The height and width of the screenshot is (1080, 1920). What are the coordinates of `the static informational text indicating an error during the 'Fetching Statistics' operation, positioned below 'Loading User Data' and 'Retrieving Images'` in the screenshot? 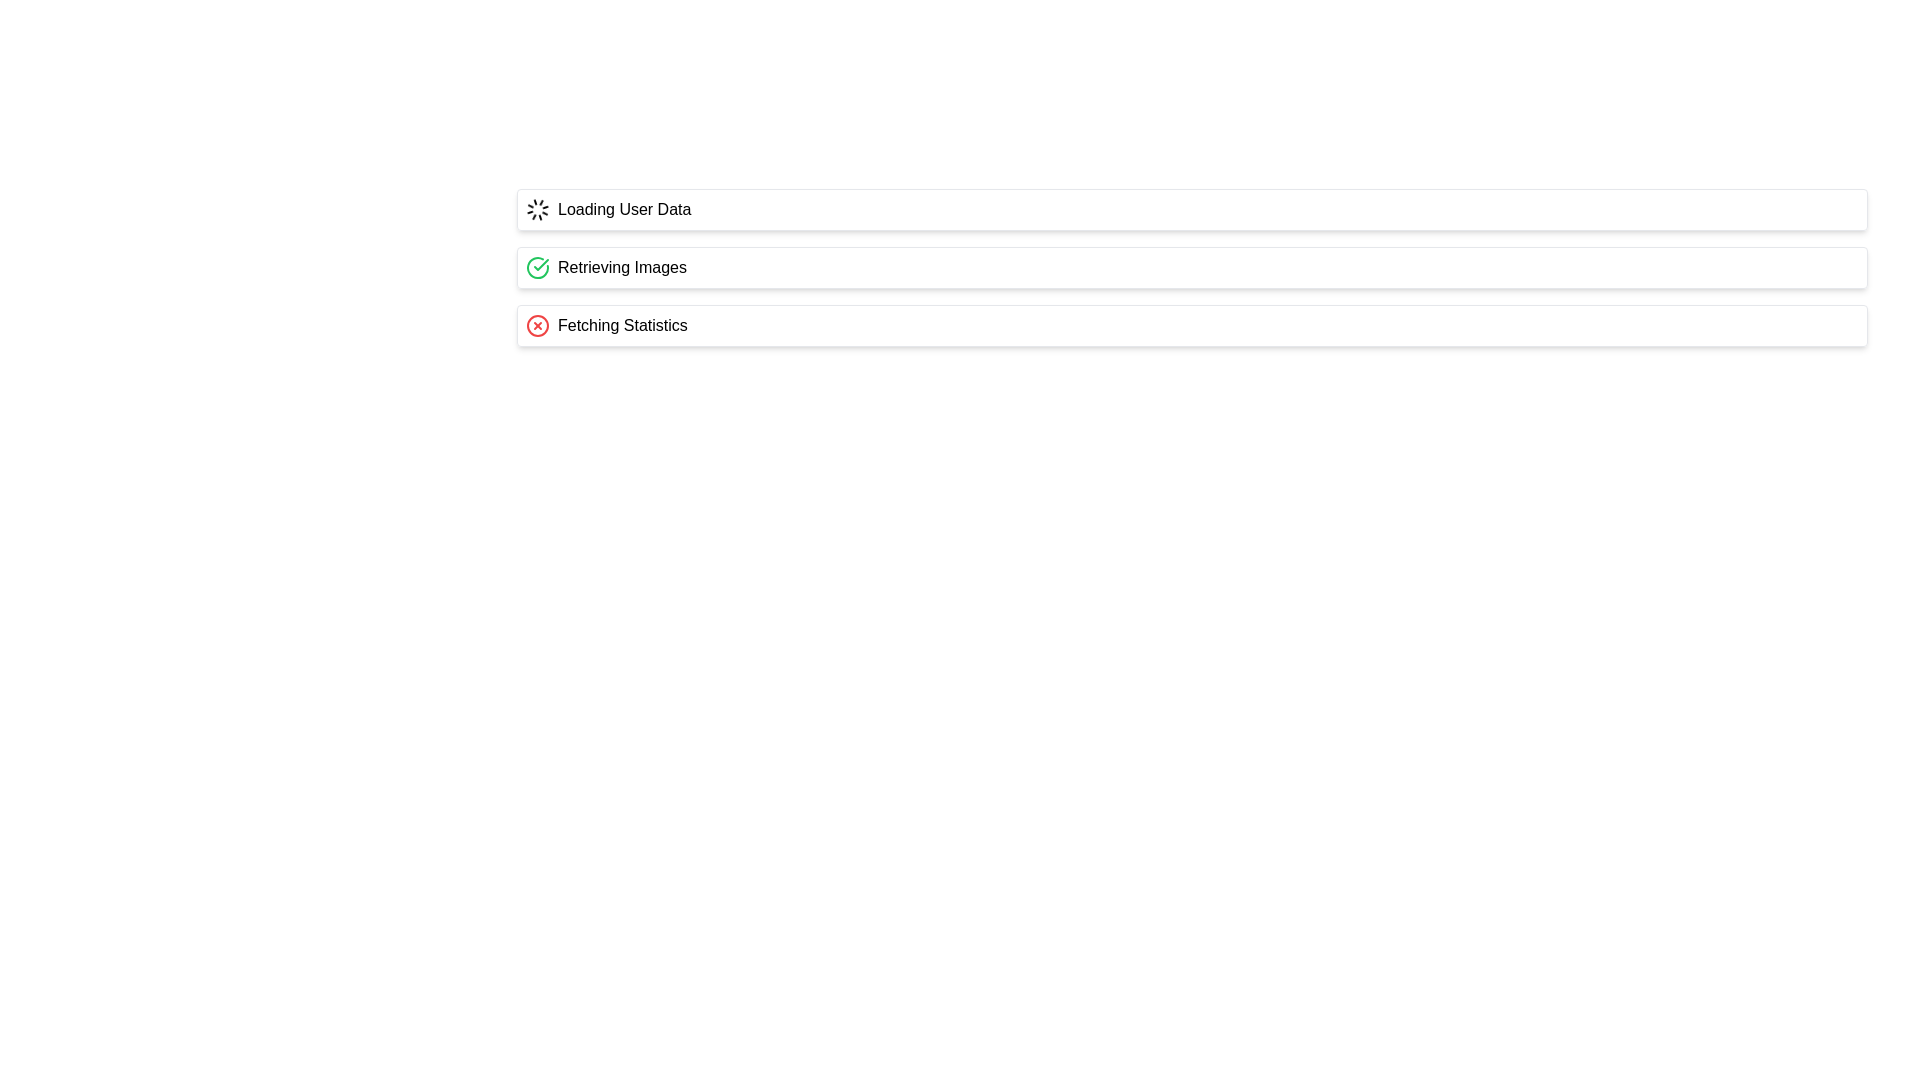 It's located at (605, 325).